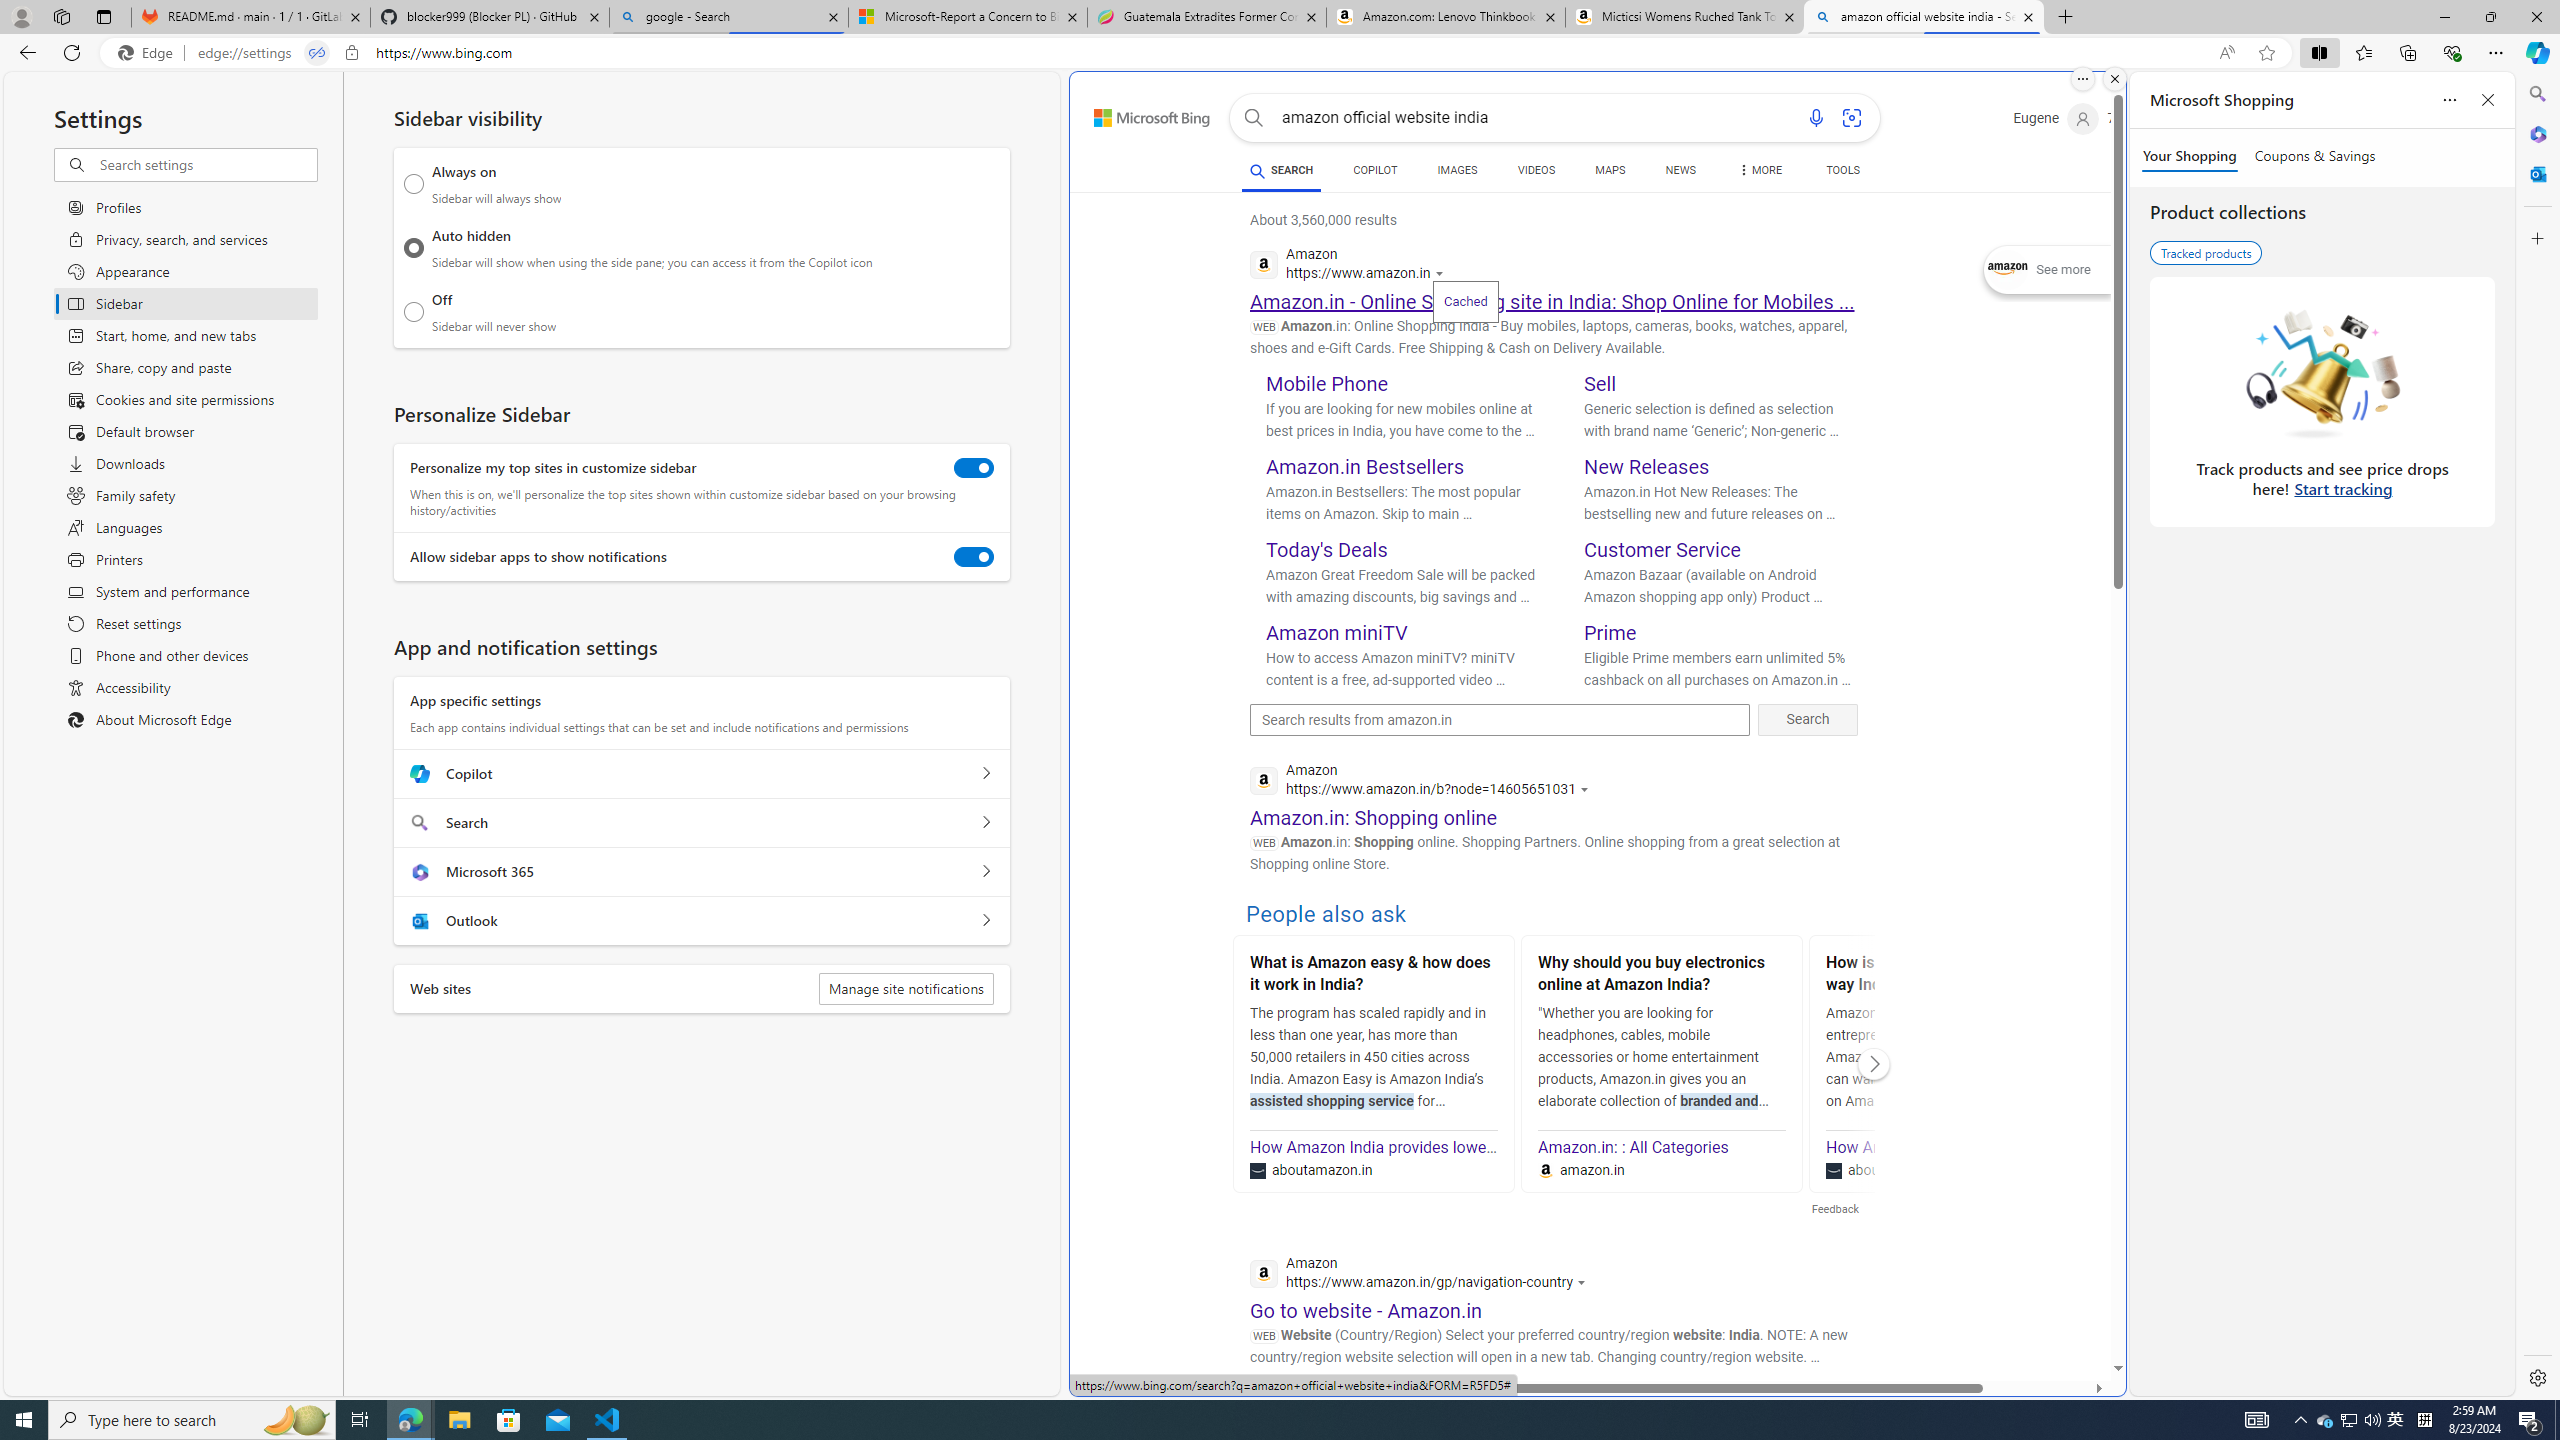  I want to click on 'NEWS', so click(1679, 169).